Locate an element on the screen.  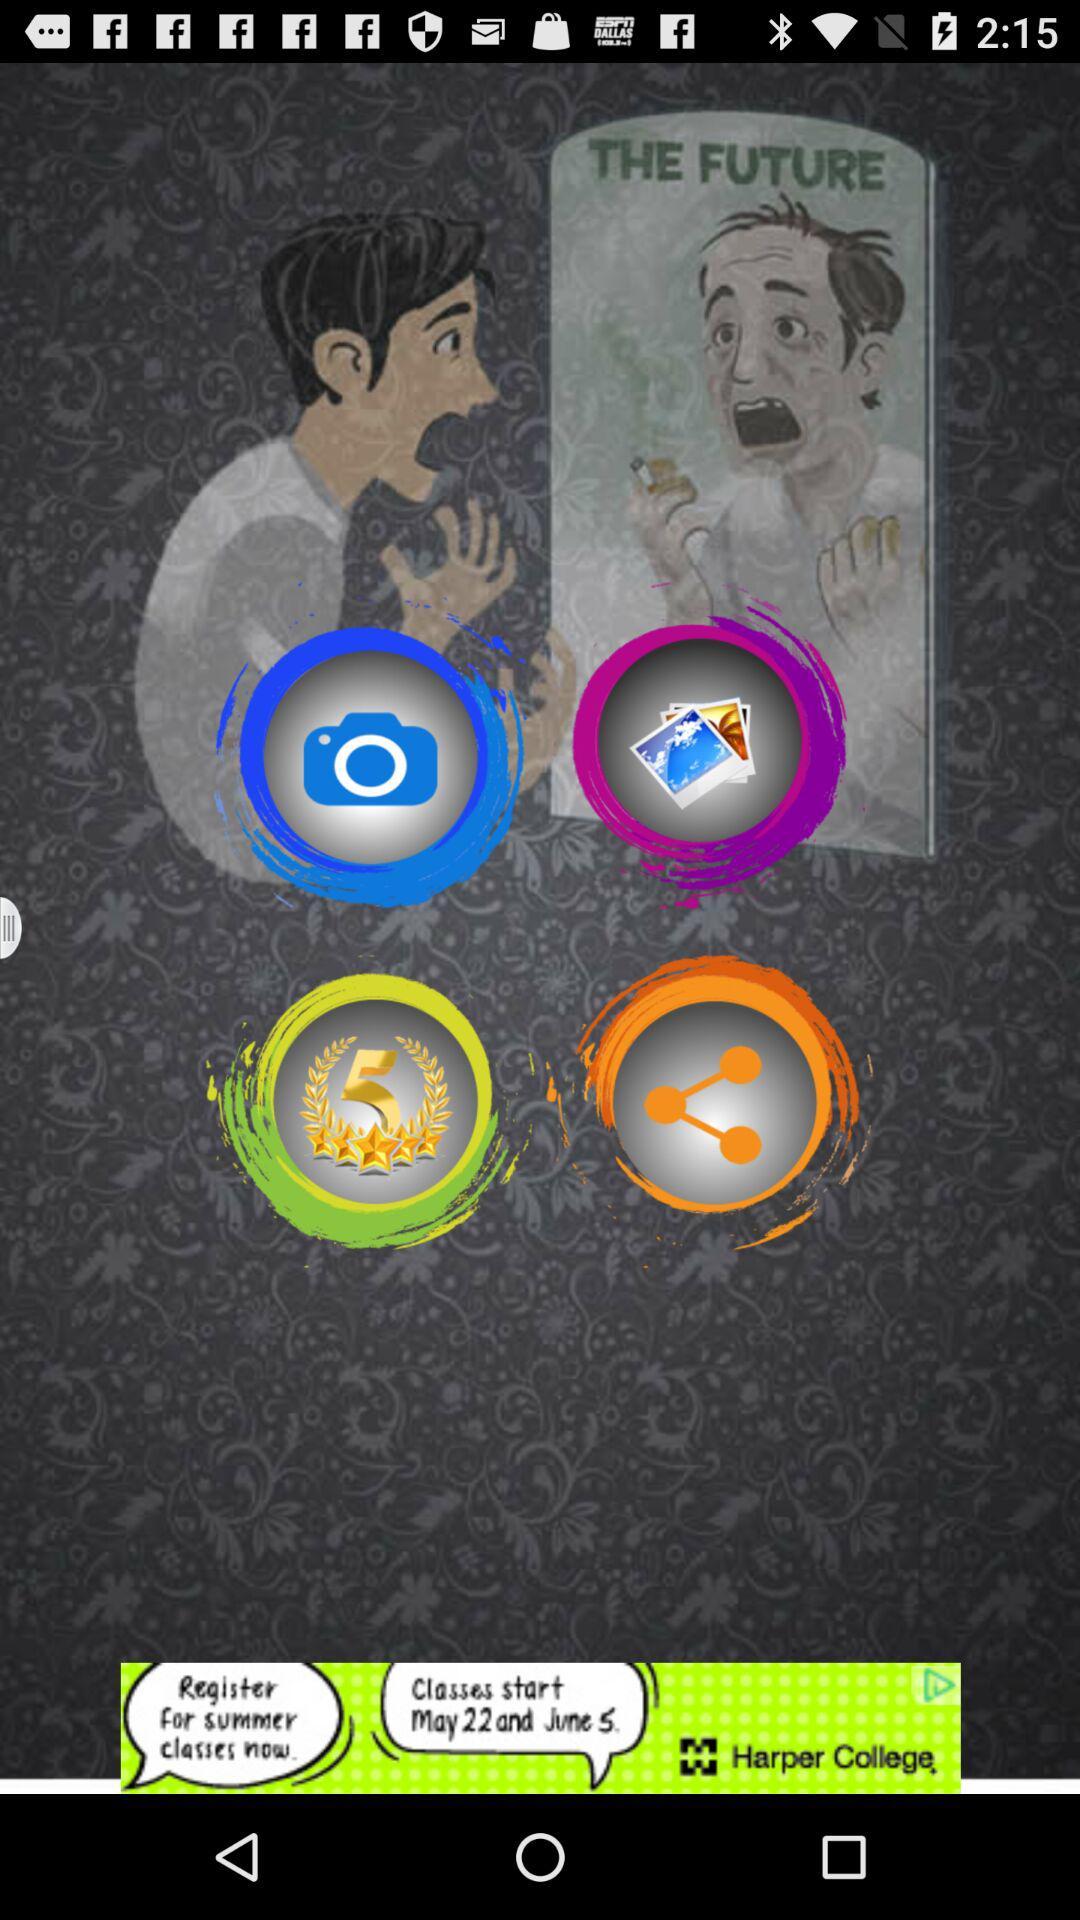
advertisement display is located at coordinates (540, 1727).